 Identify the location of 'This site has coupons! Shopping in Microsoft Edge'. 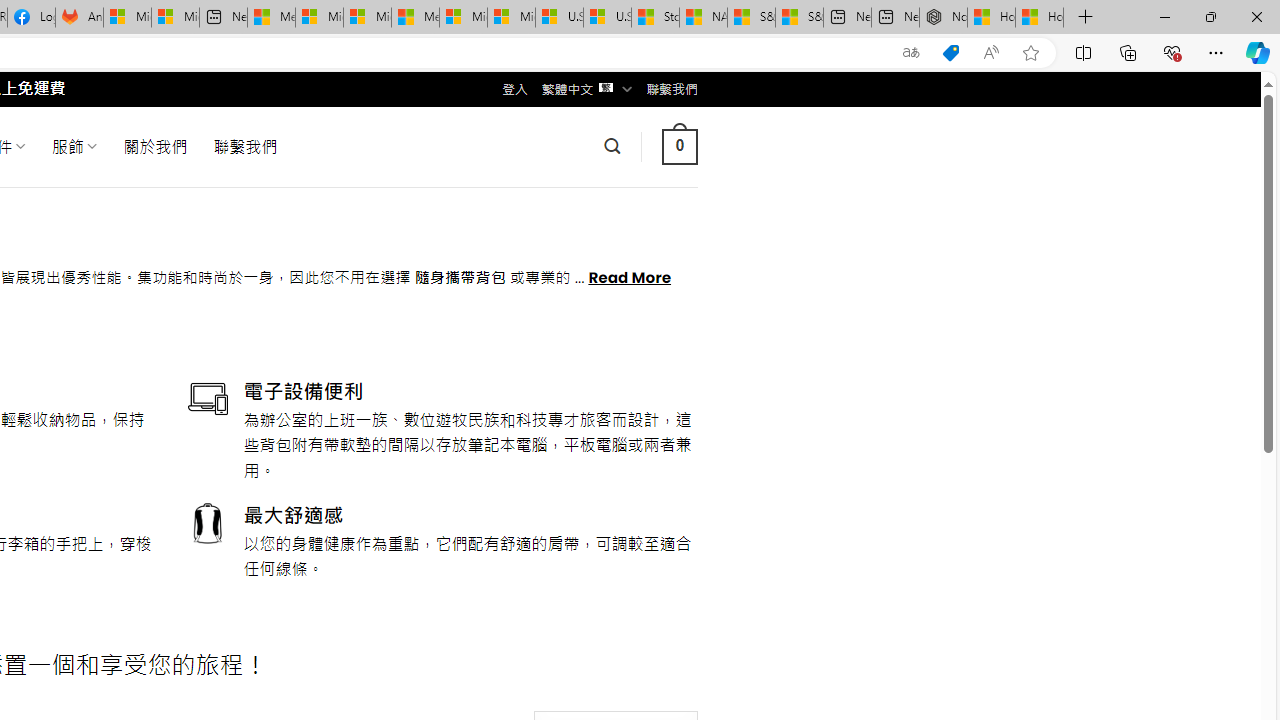
(950, 52).